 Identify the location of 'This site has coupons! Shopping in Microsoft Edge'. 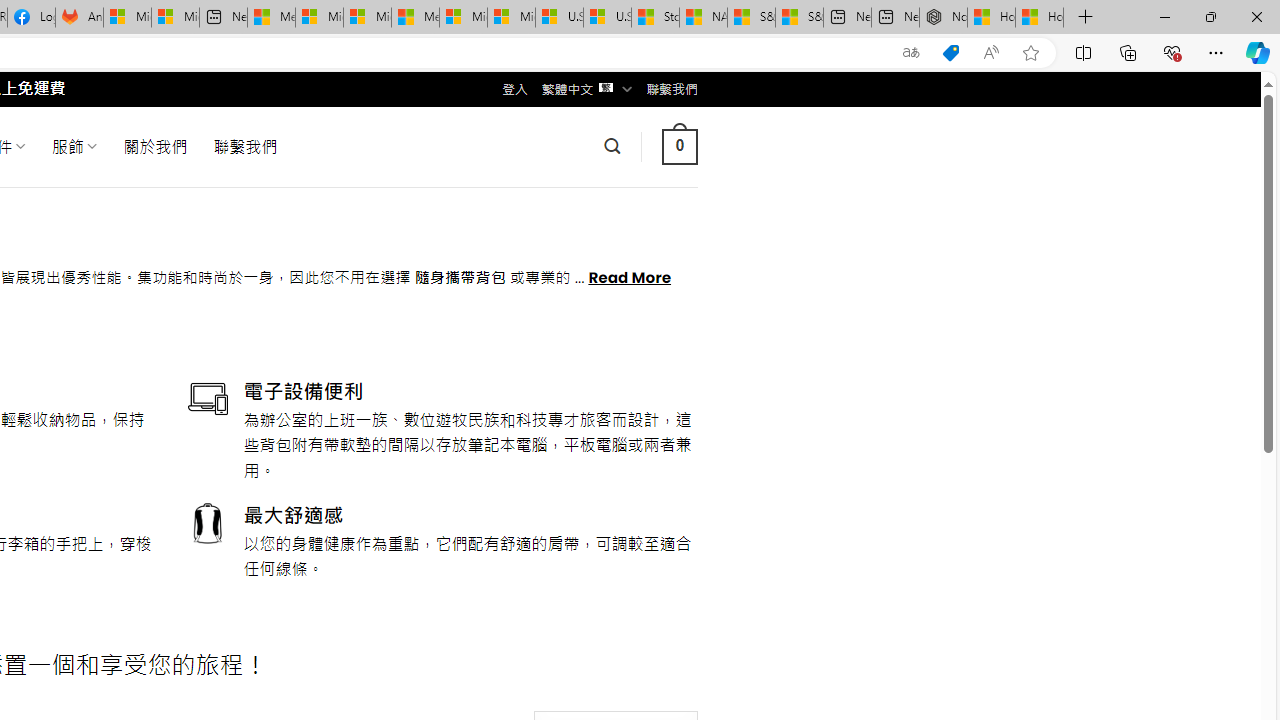
(950, 52).